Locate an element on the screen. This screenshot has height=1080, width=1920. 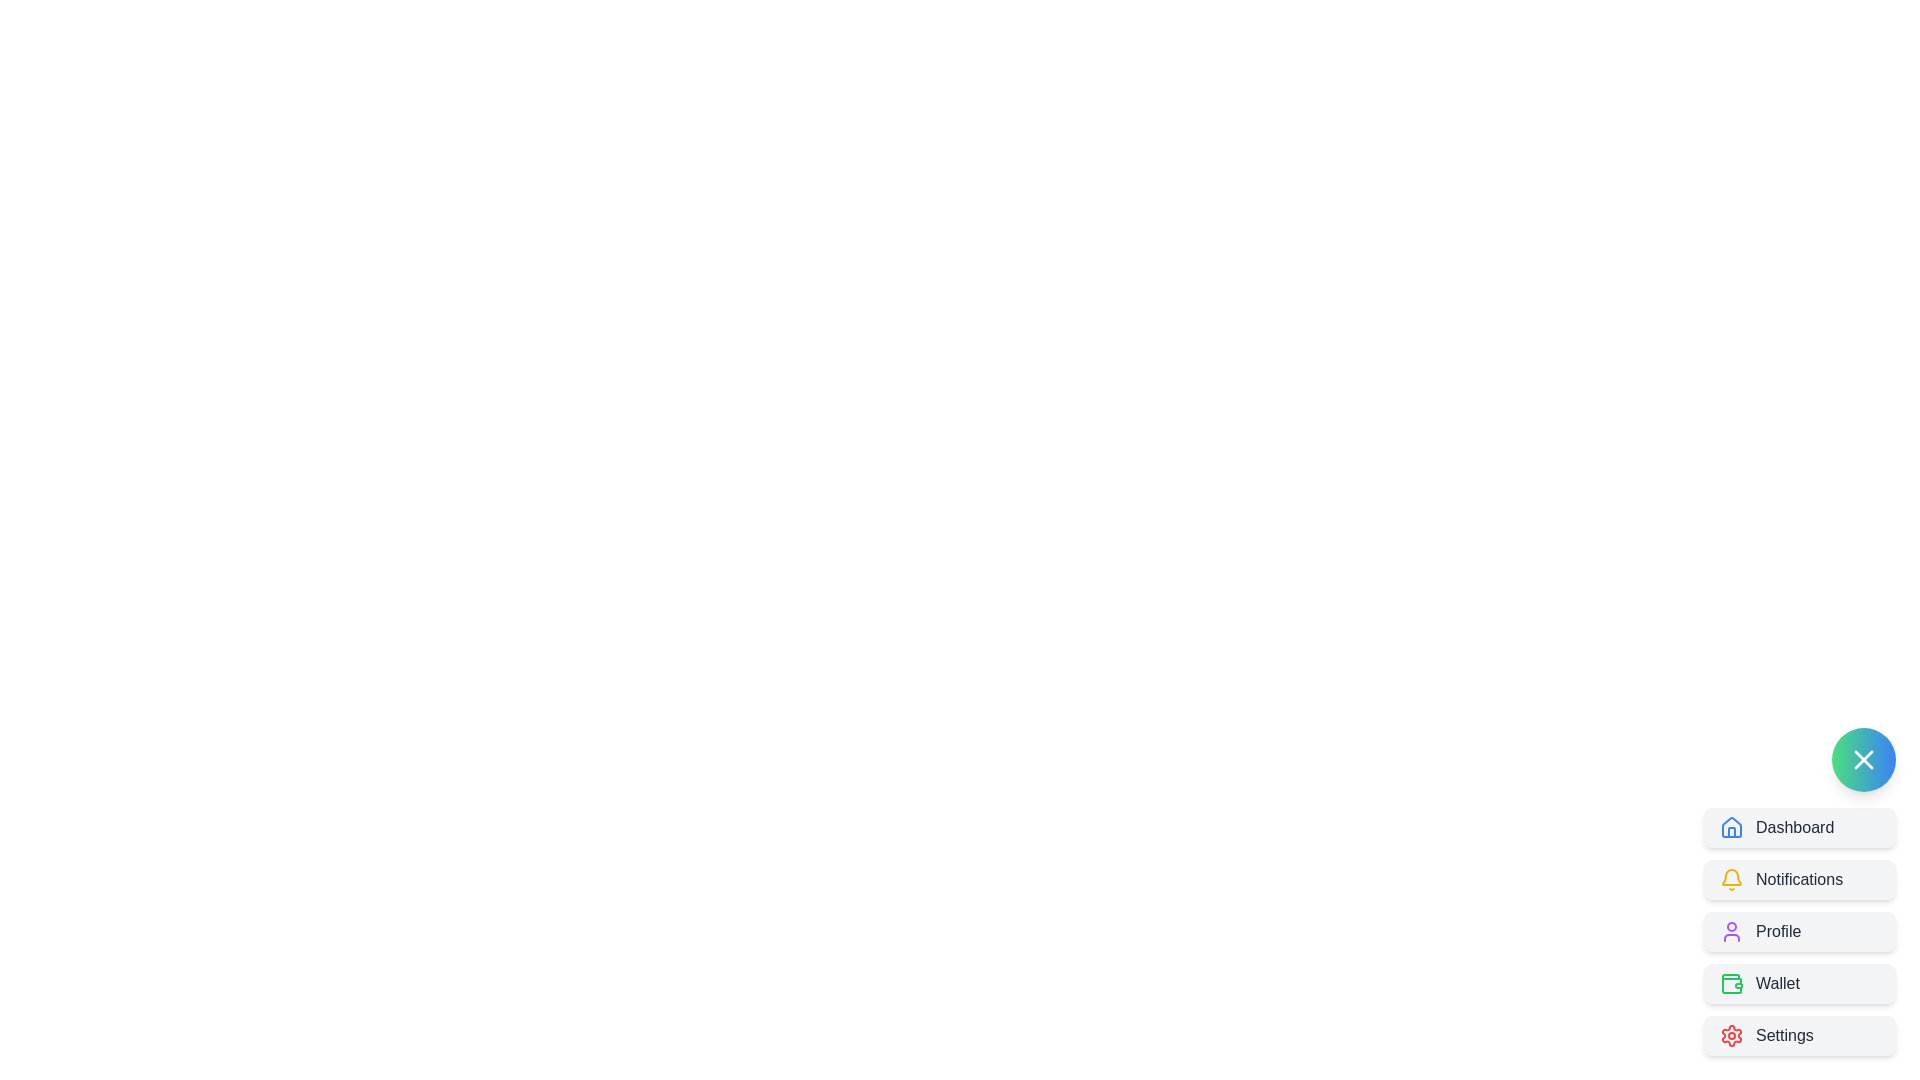
the Bell Symbol icon, which symbolizes notifications is located at coordinates (1731, 876).